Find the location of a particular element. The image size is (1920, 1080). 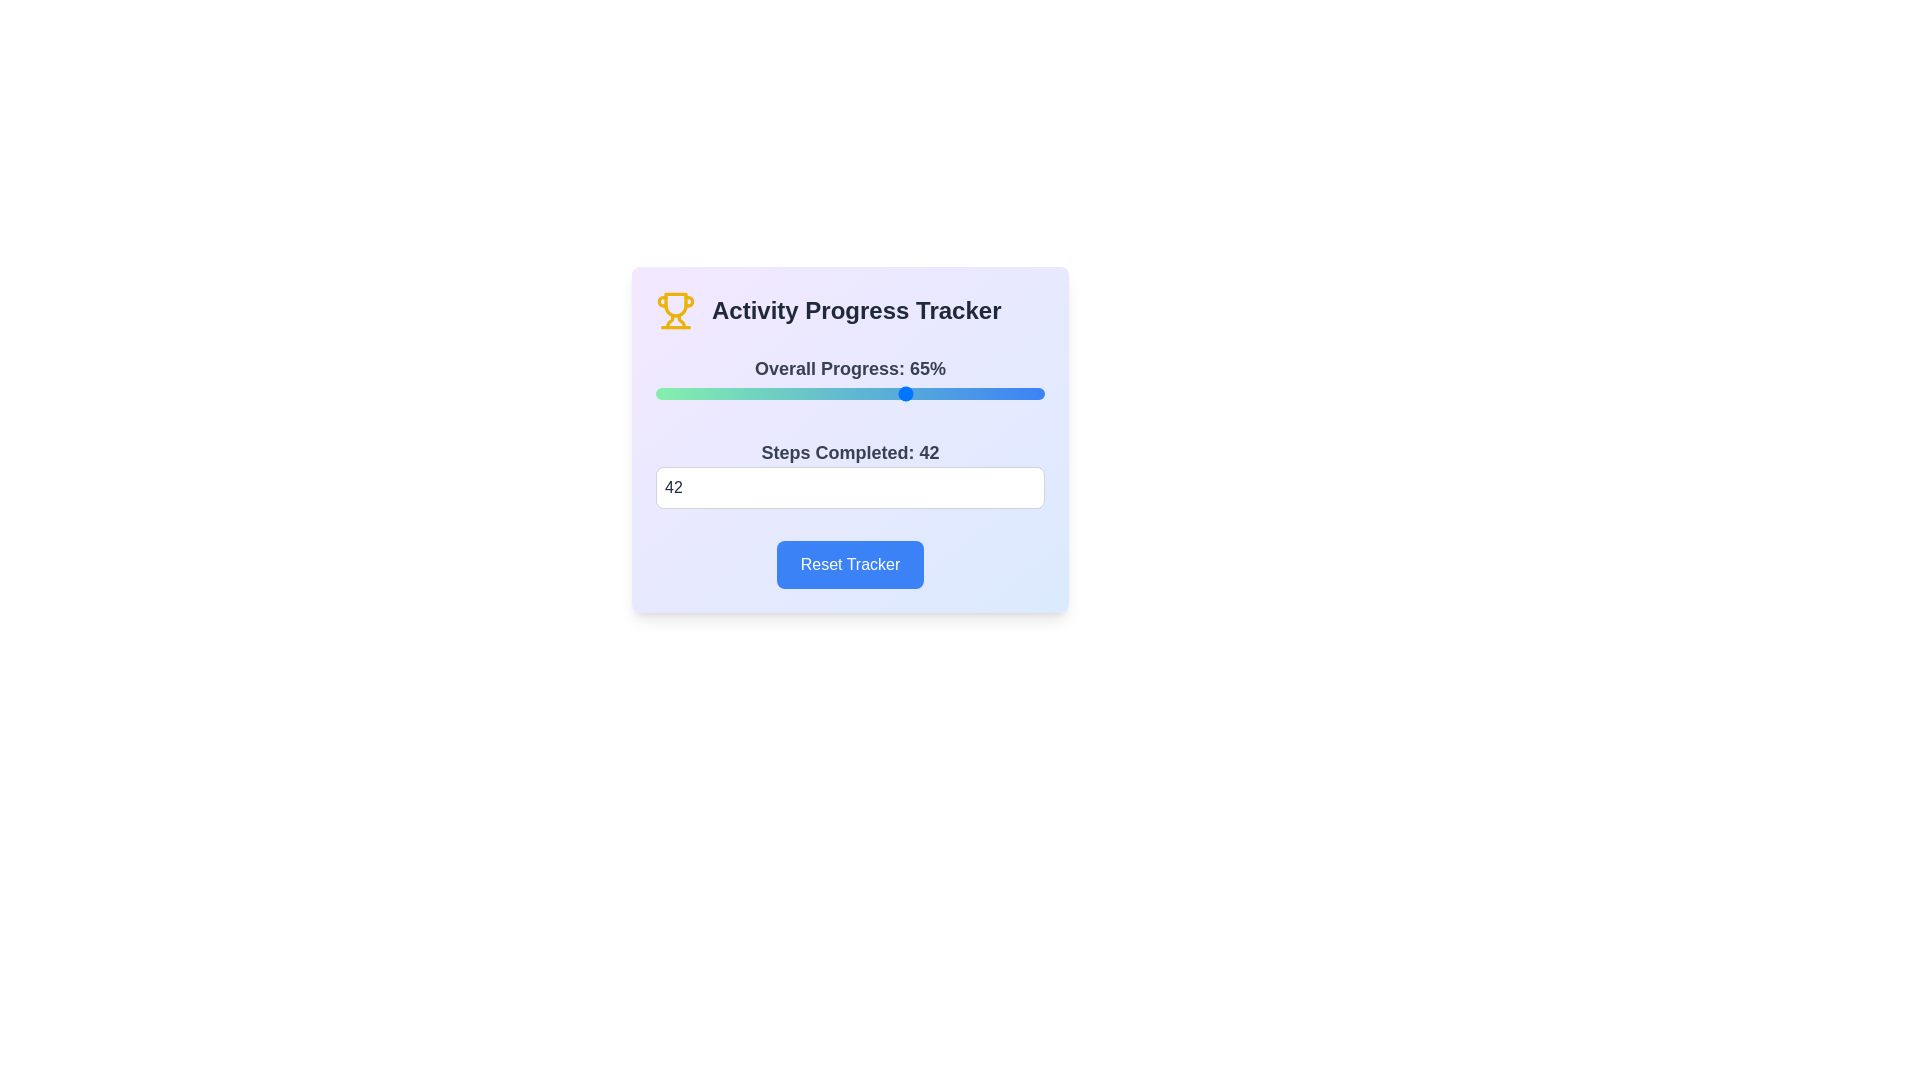

the steps completed to 55 by entering the value in the input field is located at coordinates (850, 488).